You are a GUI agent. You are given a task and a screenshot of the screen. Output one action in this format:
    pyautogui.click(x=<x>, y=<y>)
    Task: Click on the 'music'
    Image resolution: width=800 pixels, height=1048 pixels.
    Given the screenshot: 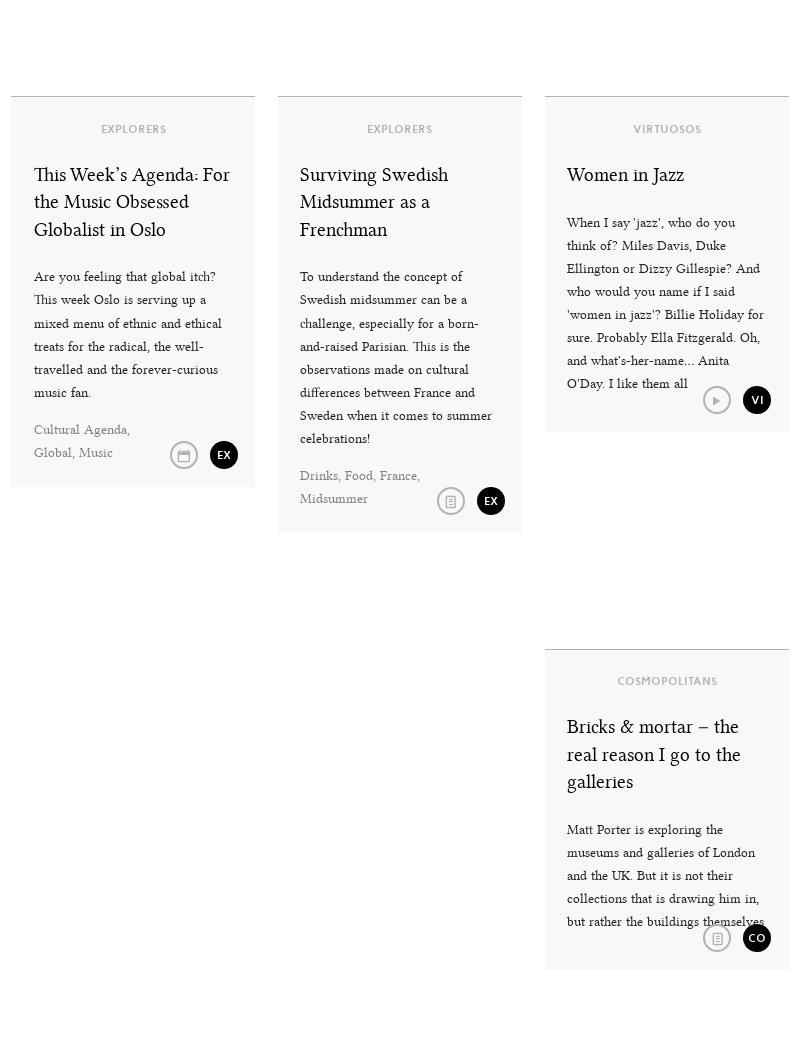 What is the action you would take?
    pyautogui.click(x=95, y=451)
    